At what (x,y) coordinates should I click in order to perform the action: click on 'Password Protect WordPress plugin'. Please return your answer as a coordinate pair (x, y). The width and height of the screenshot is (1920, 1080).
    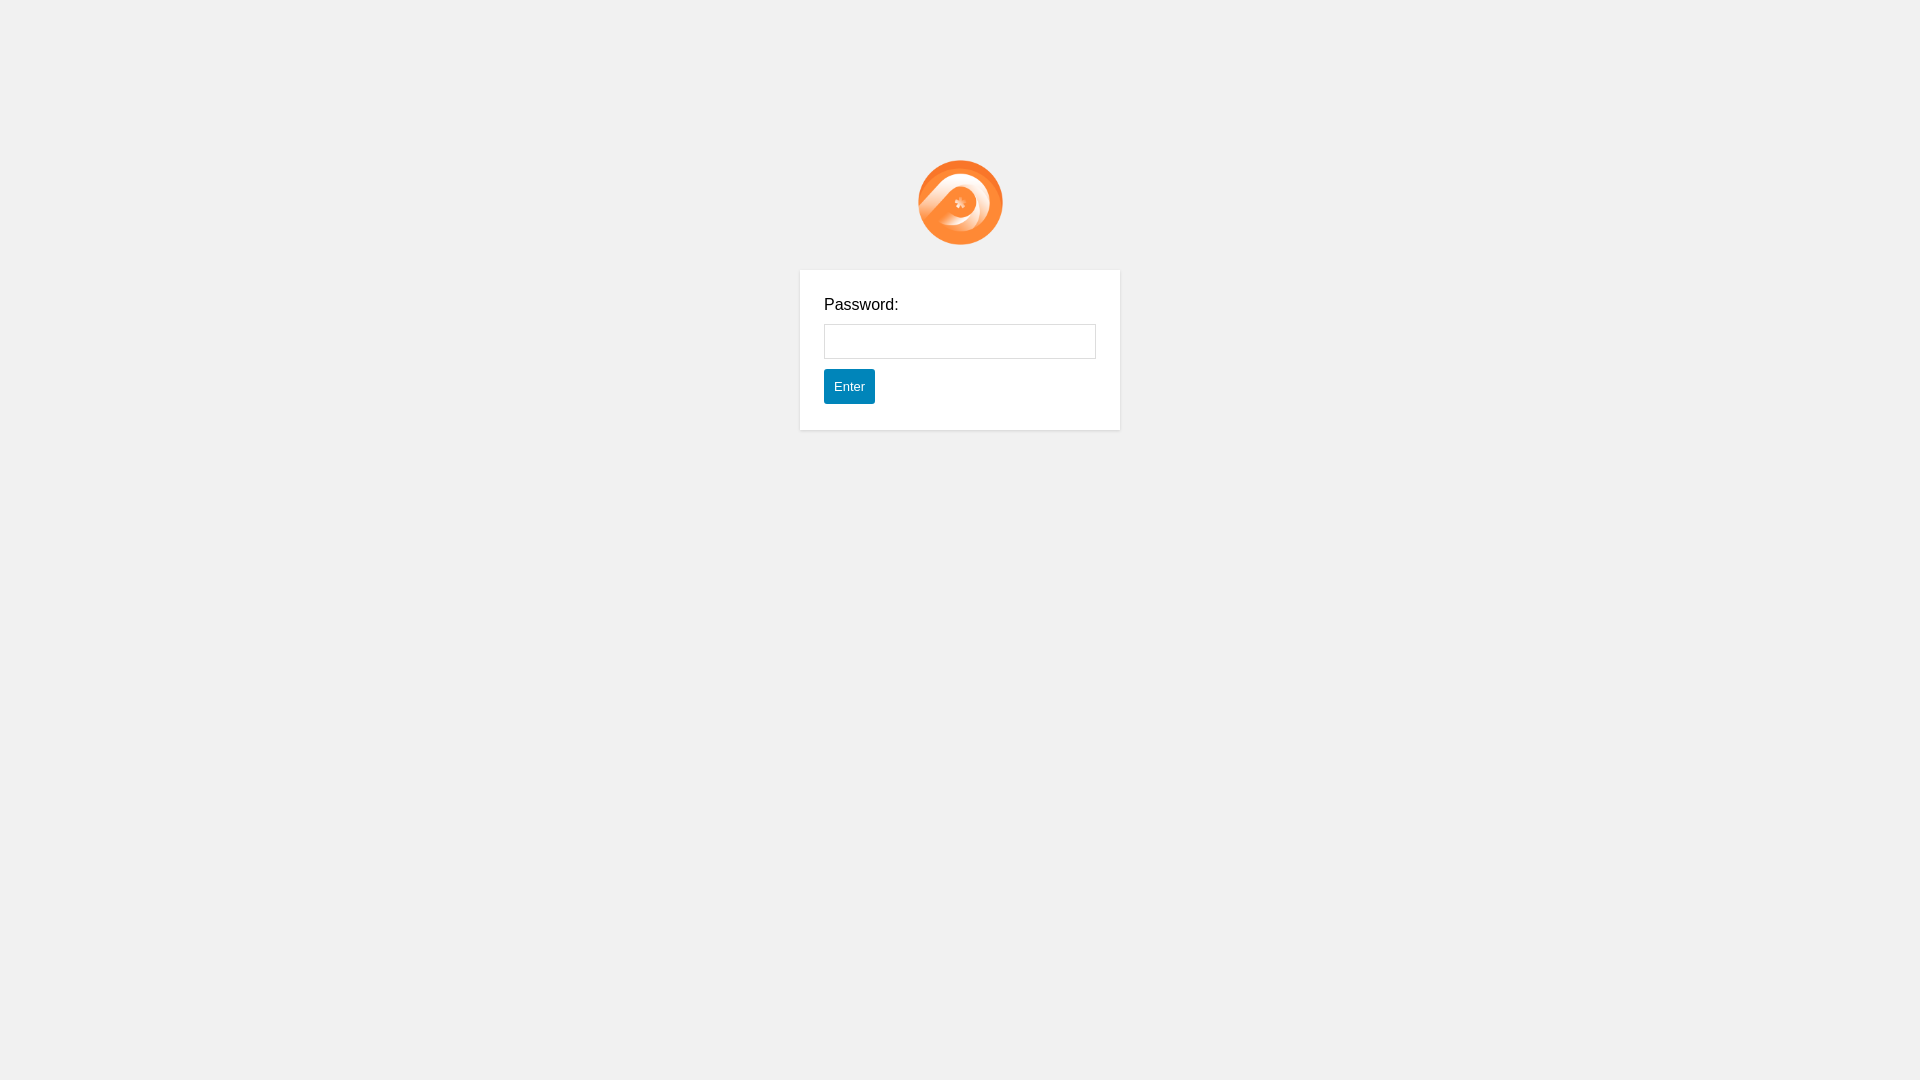
    Looking at the image, I should click on (960, 202).